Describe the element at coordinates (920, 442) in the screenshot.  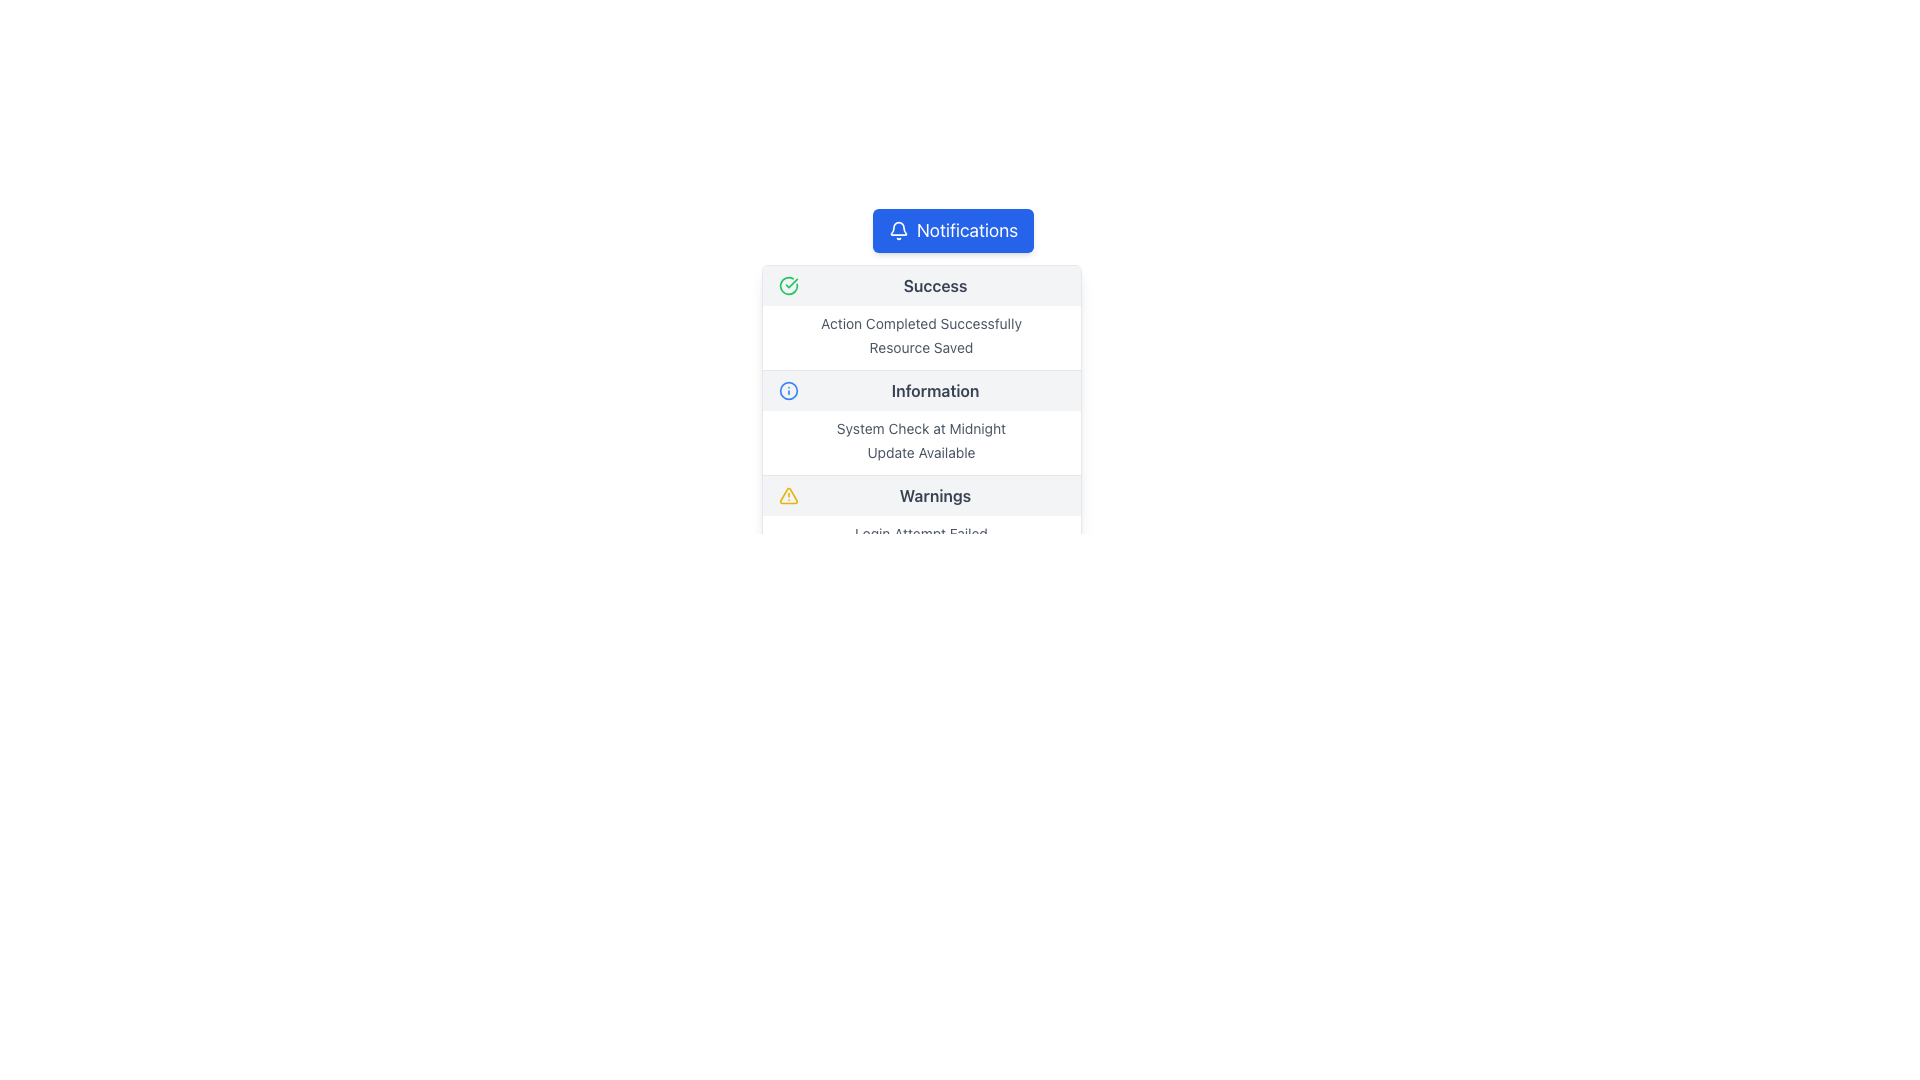
I see `text block displaying 'System Check at Midnight' and 'Update Available' located under the 'Information' header in the notification panel` at that location.